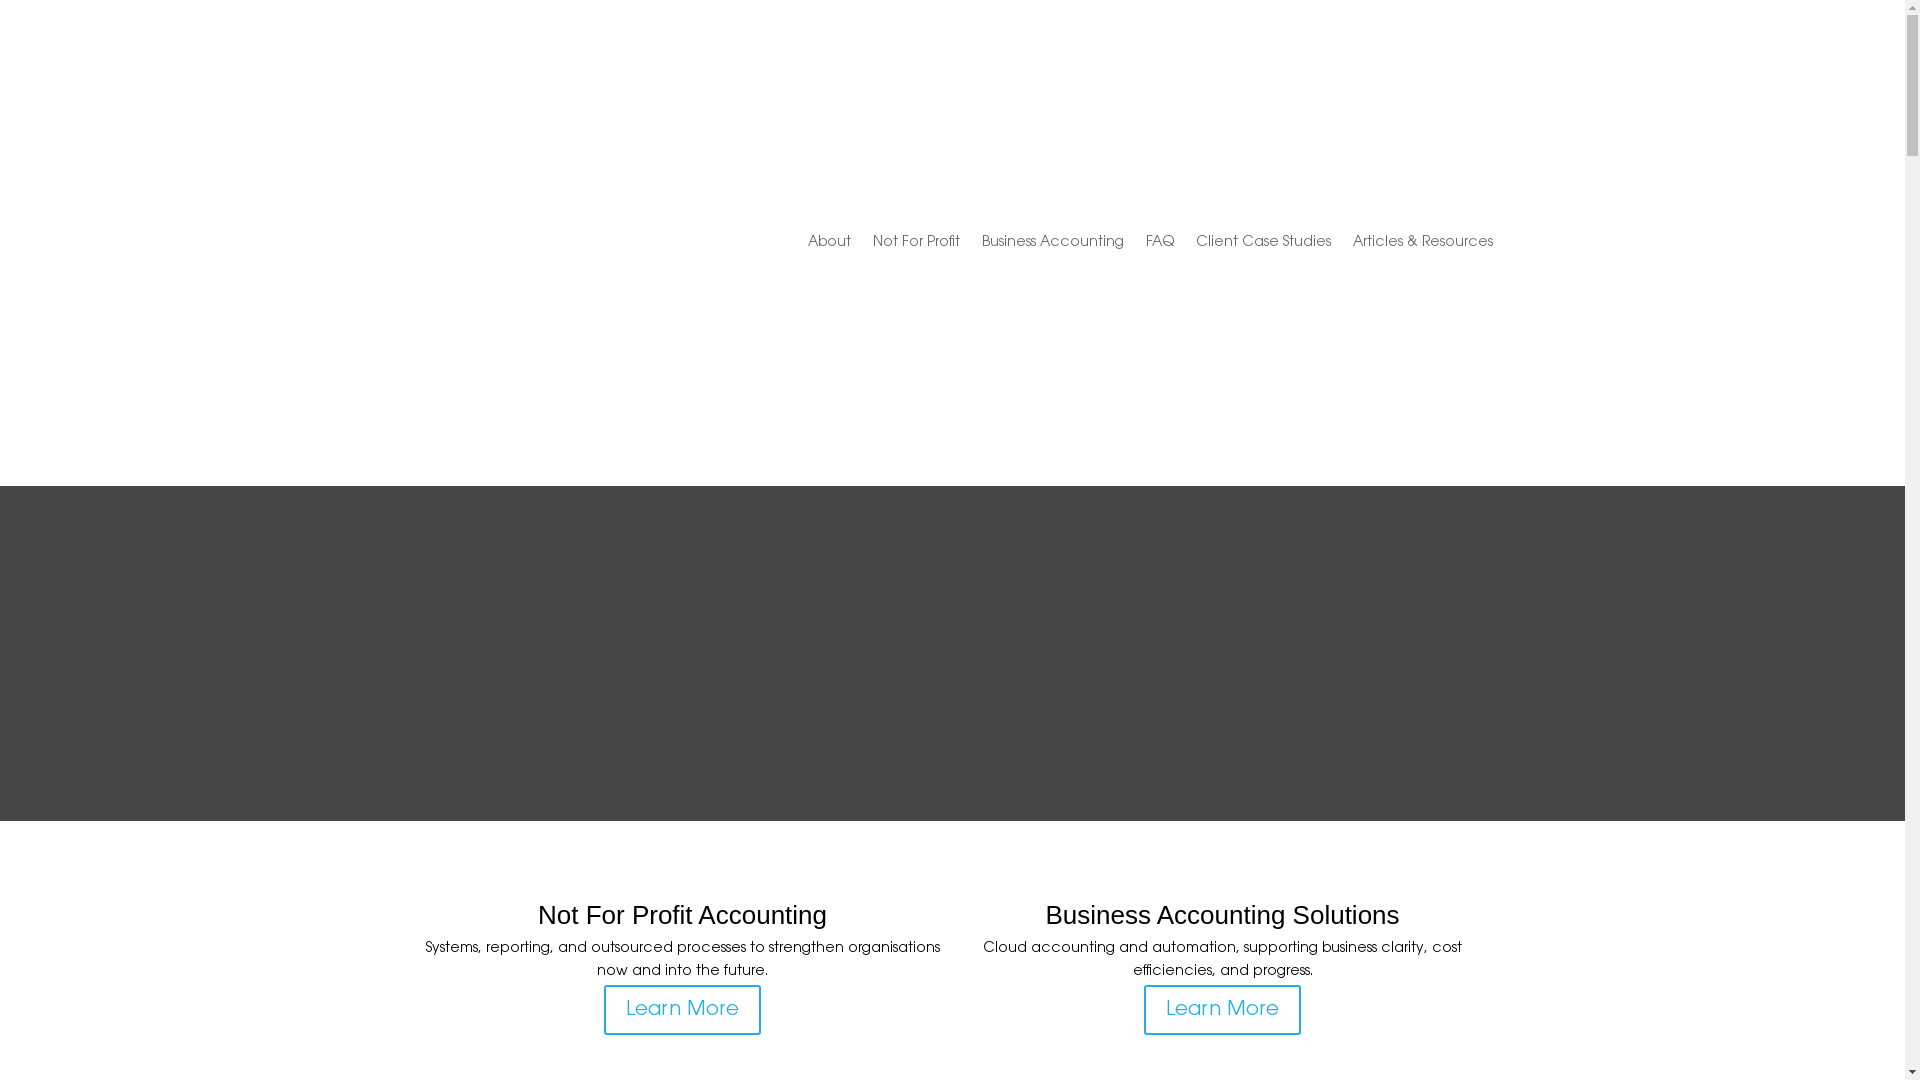  What do you see at coordinates (1352, 242) in the screenshot?
I see `'Articles & Resources'` at bounding box center [1352, 242].